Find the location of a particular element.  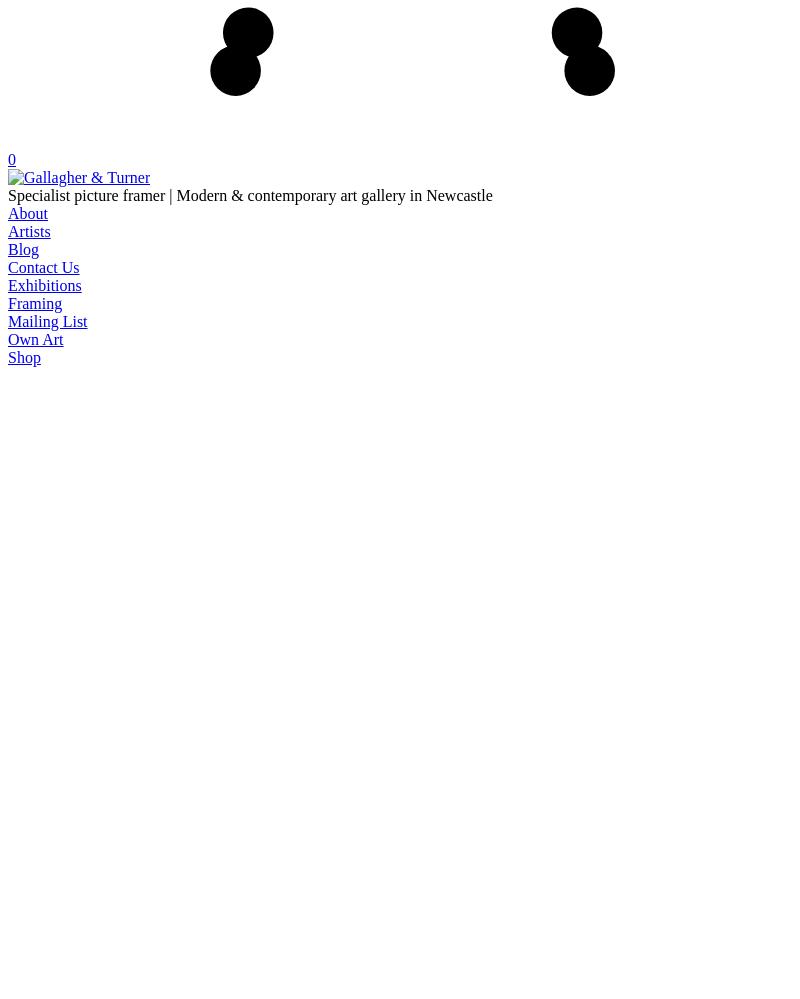

'About' is located at coordinates (28, 211).